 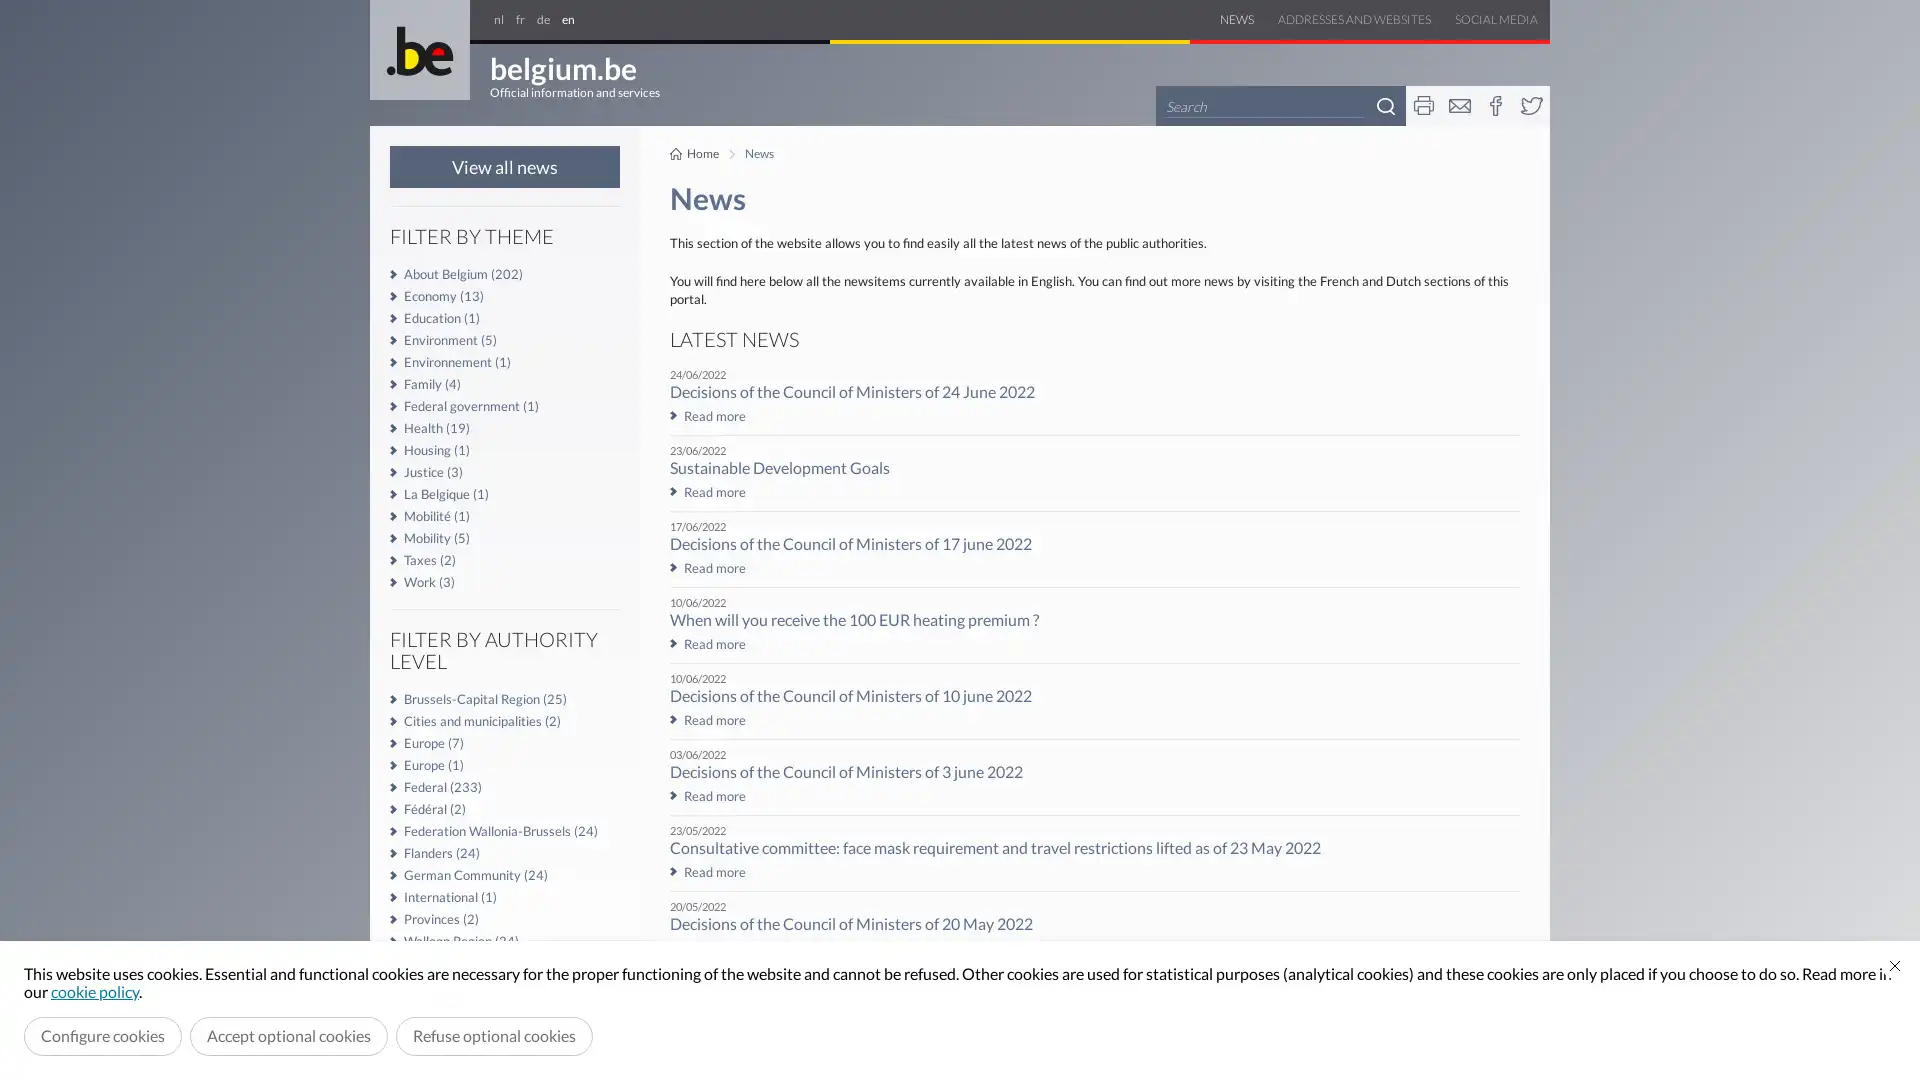 I want to click on Refuse optional cookies, so click(x=494, y=1035).